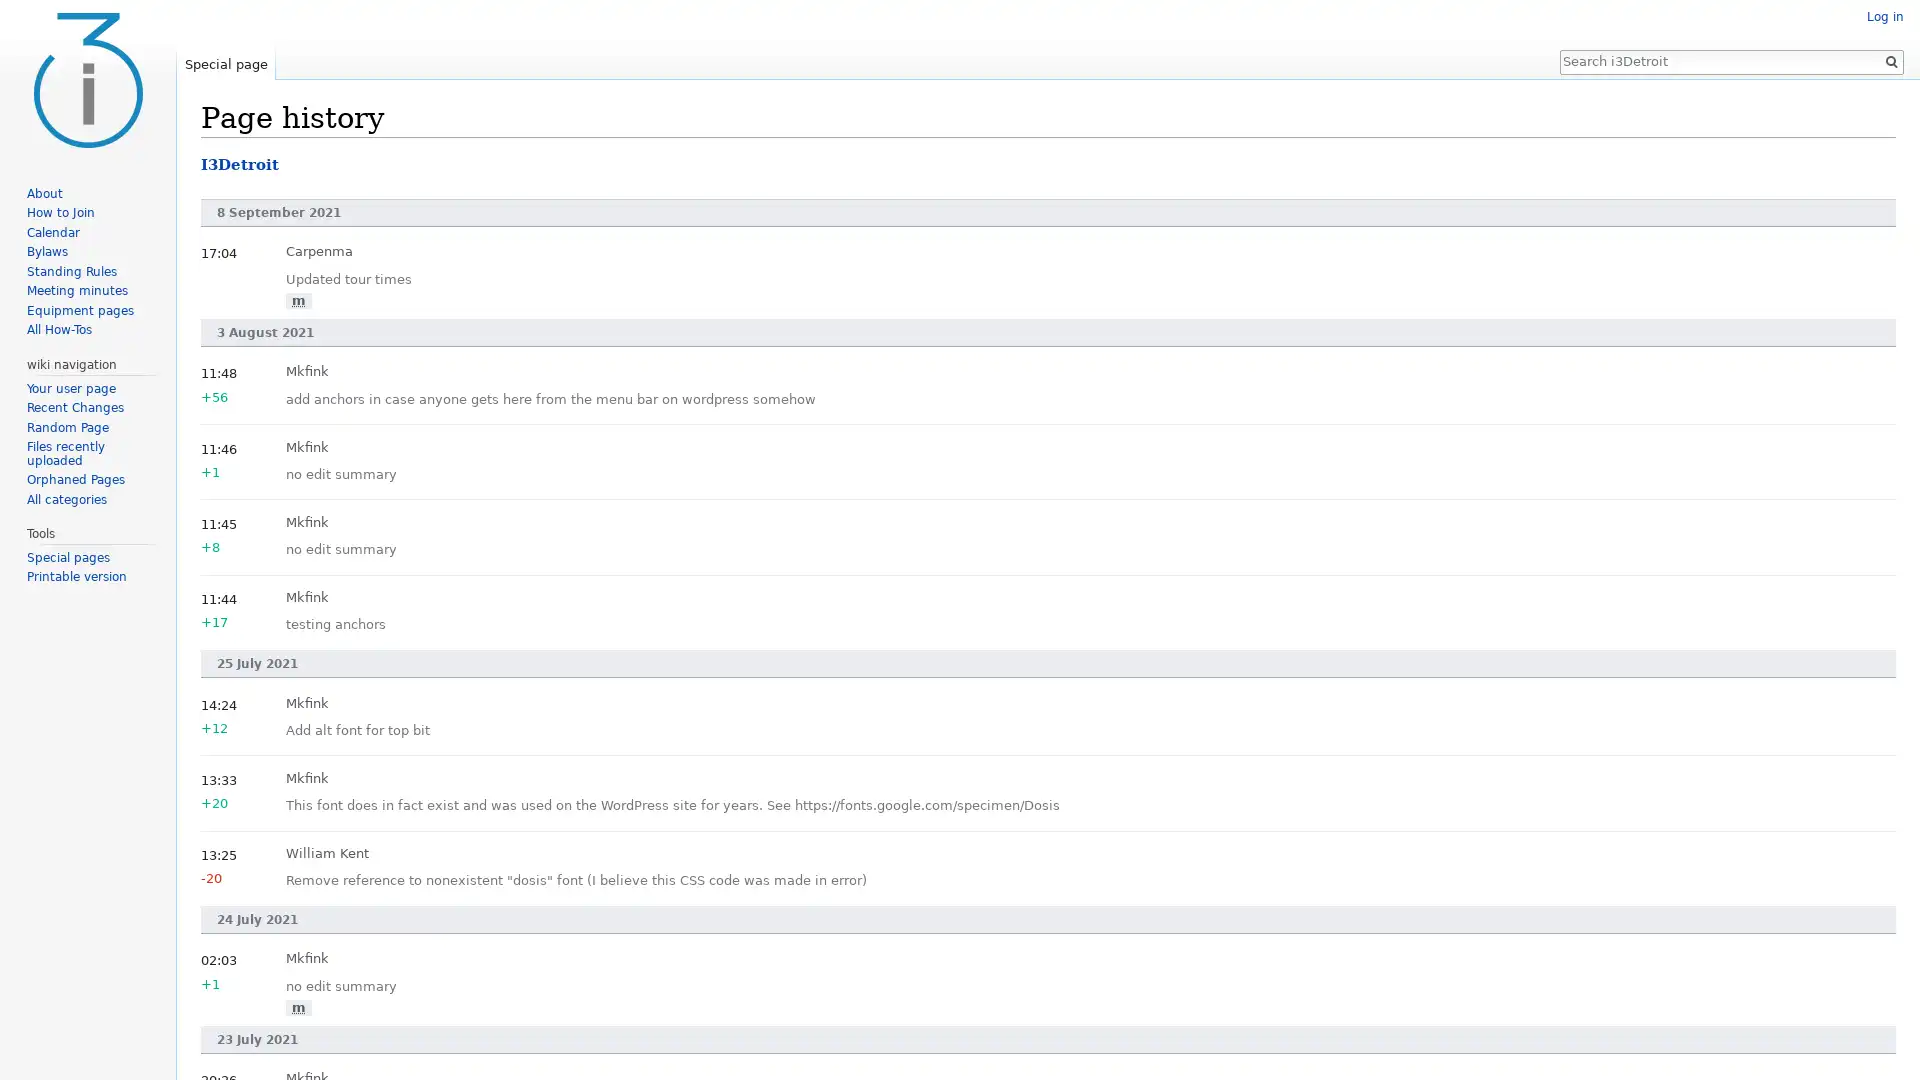 The width and height of the screenshot is (1920, 1080). Describe the element at coordinates (1890, 60) in the screenshot. I see `Go` at that location.